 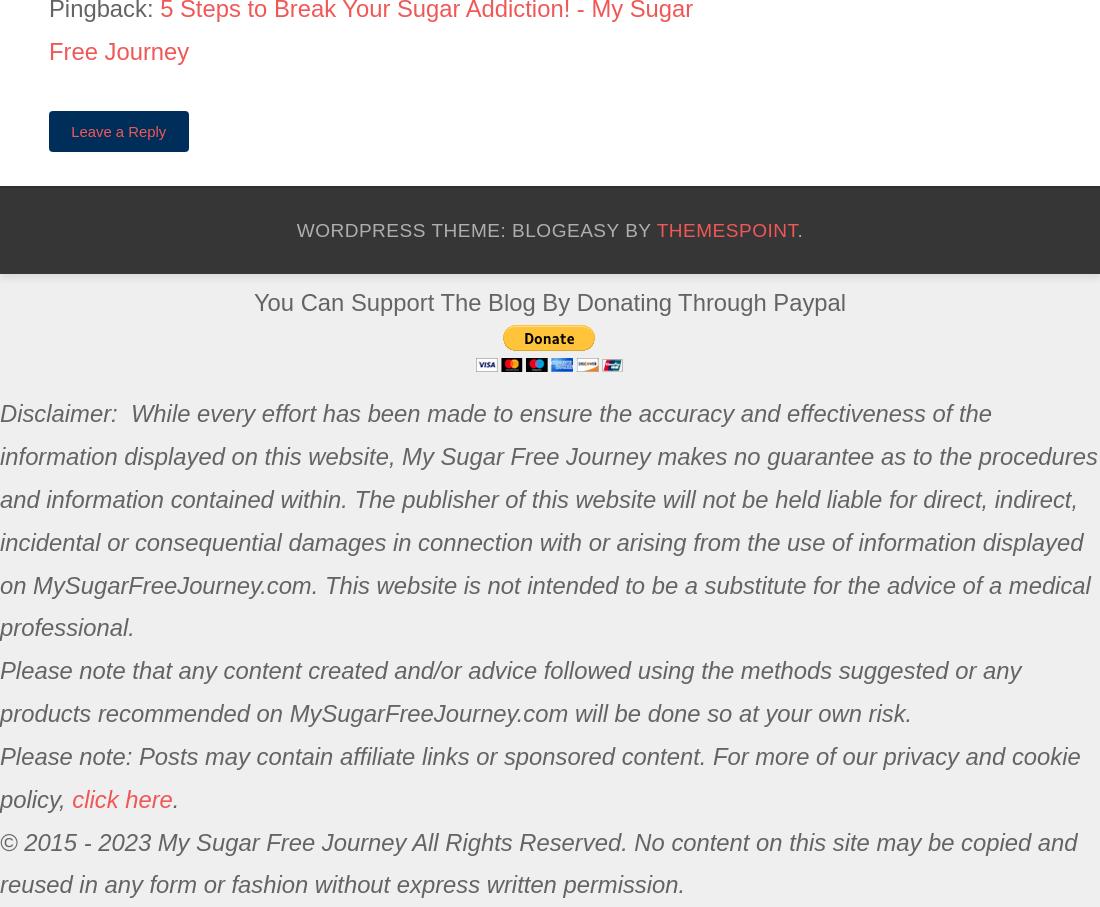 I want to click on 'click here', so click(x=121, y=798).